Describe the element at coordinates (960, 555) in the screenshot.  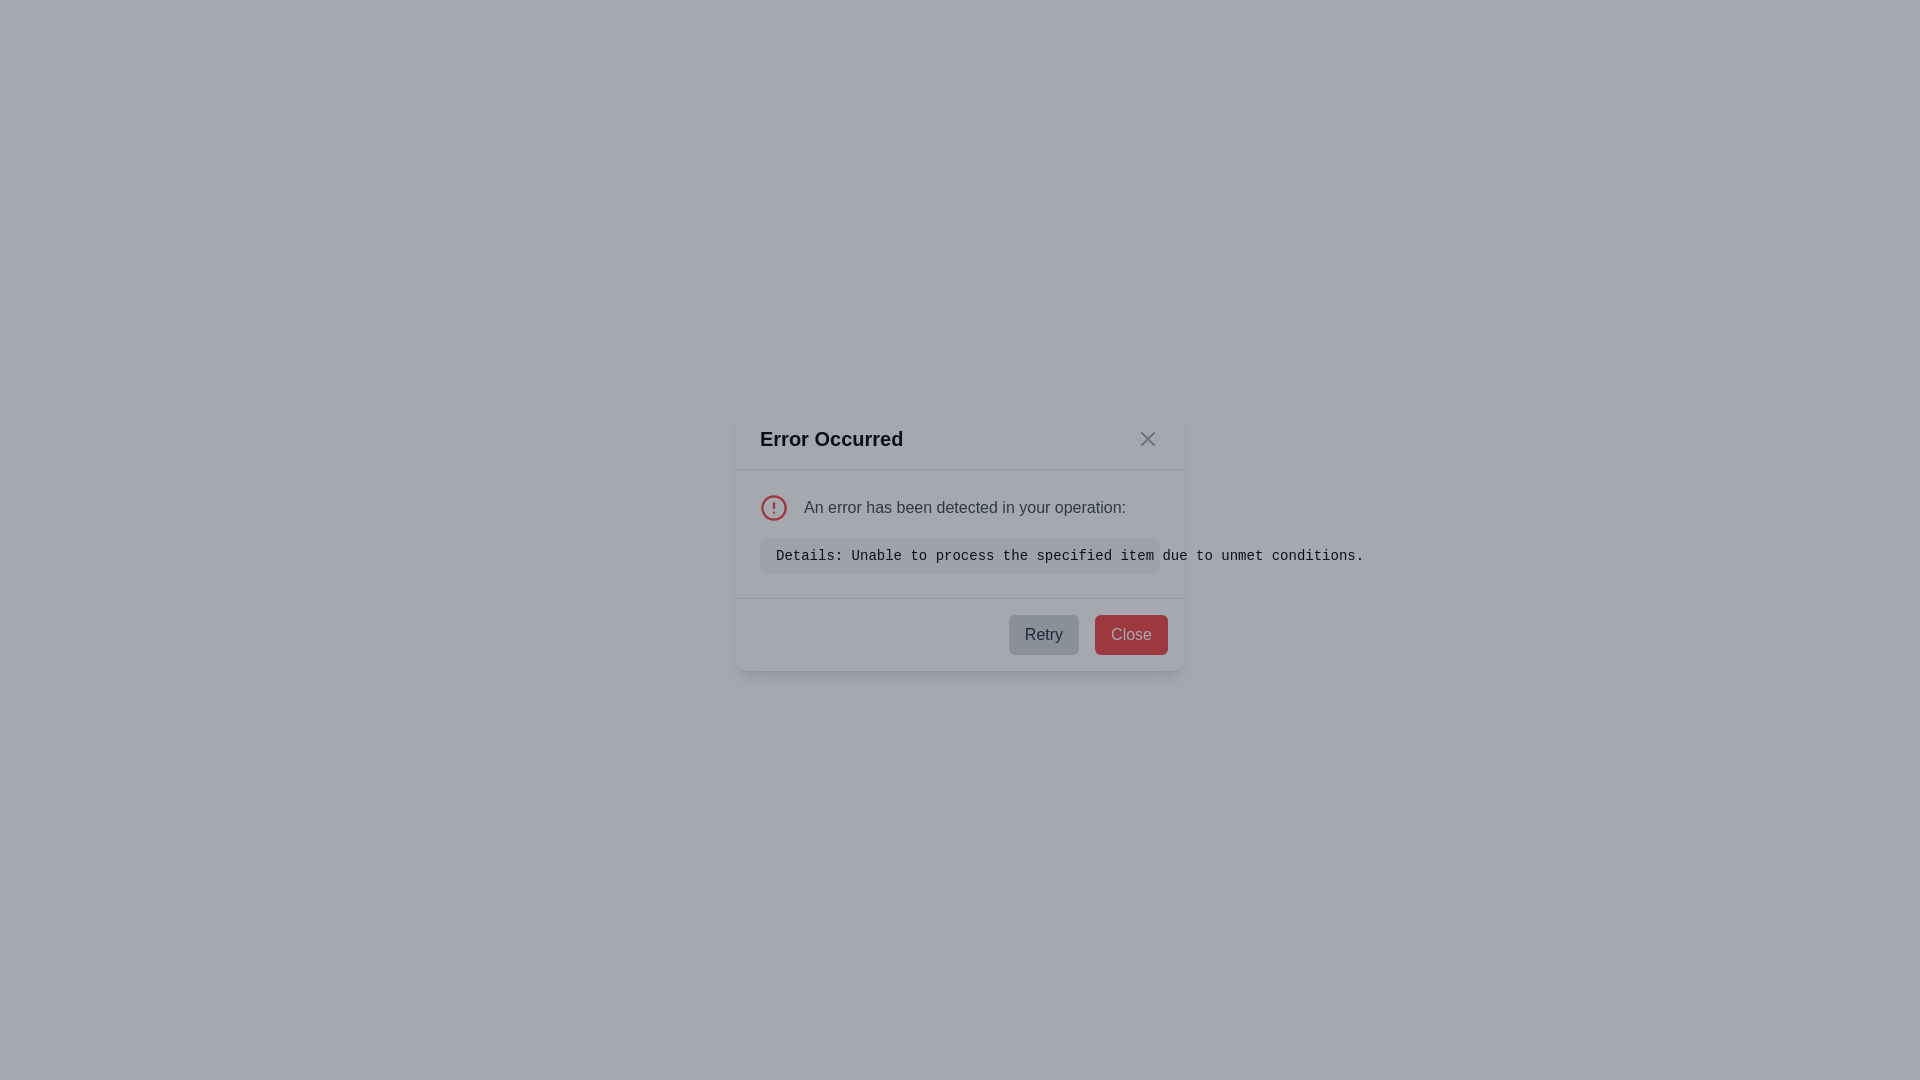
I see `the informational Text Label that provides clarification regarding the error message in the modal window` at that location.